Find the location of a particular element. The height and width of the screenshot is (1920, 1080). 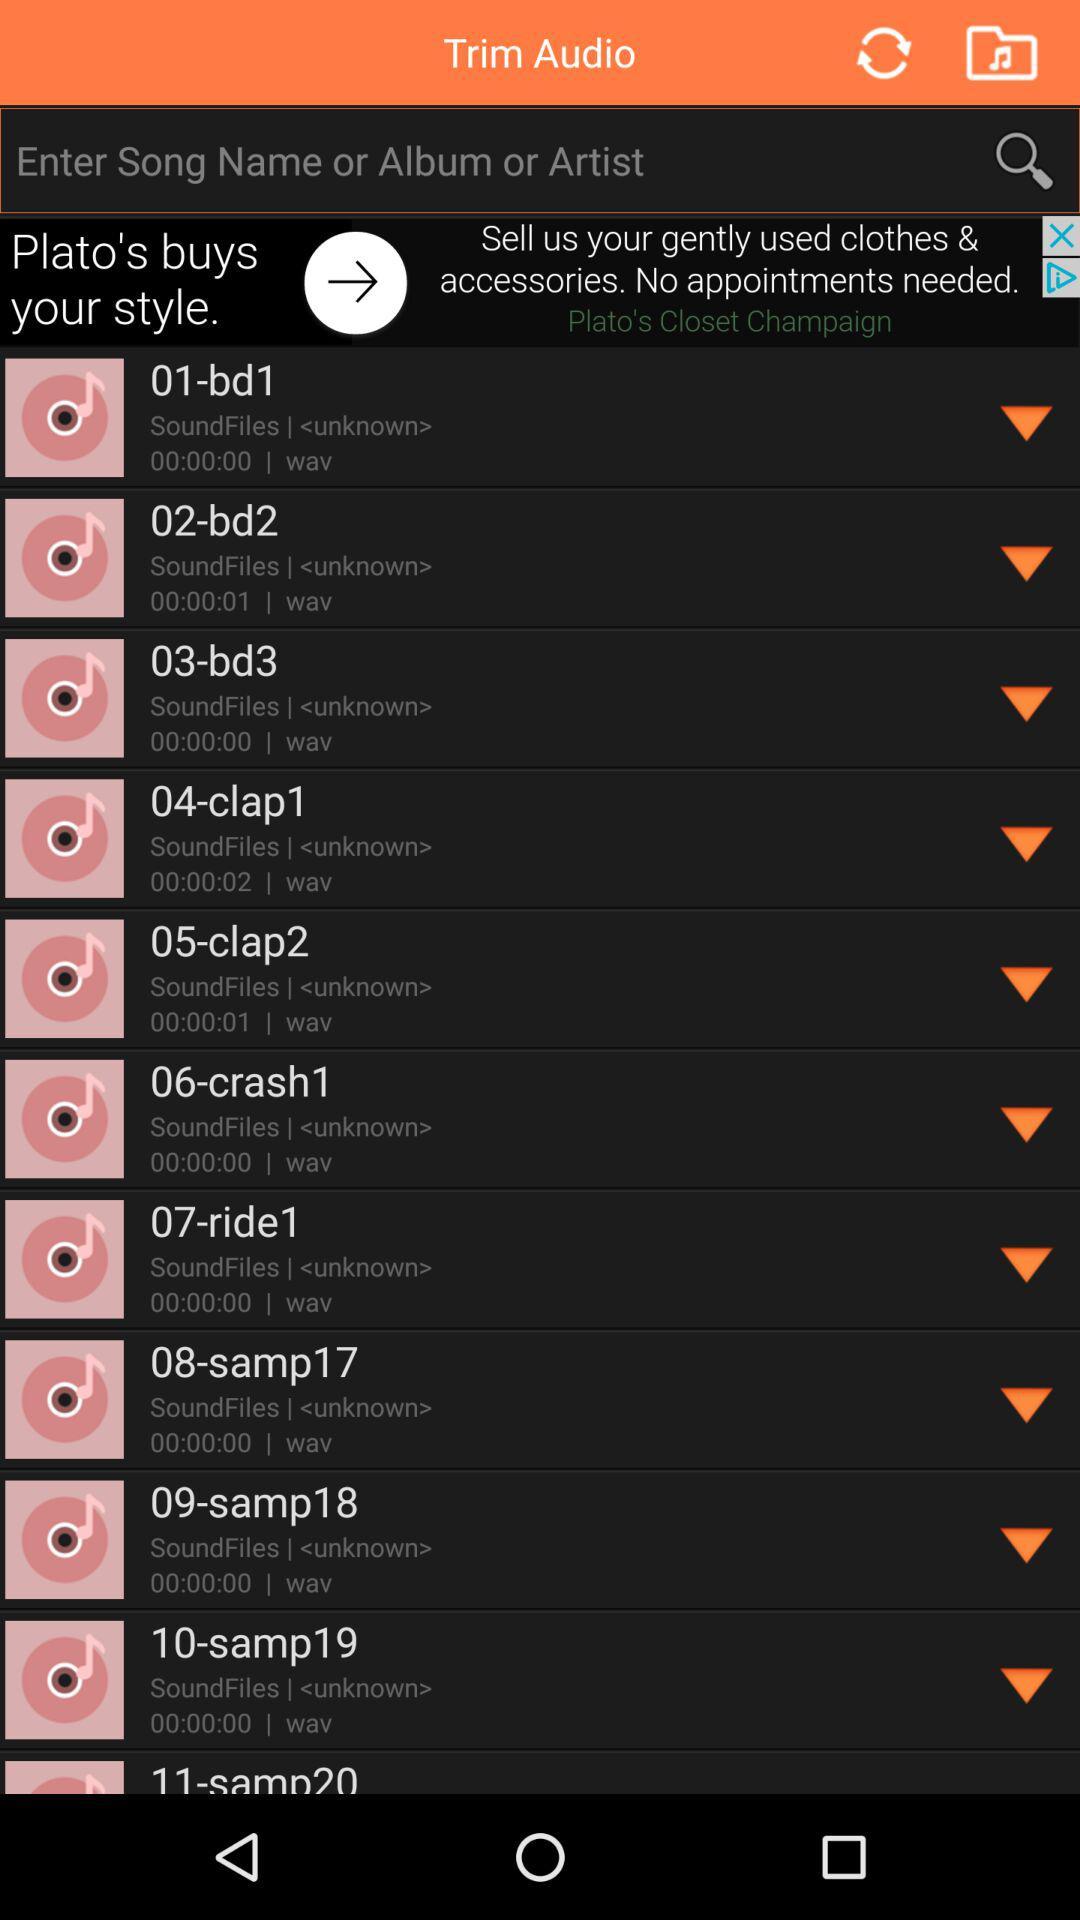

download selection is located at coordinates (1027, 1680).